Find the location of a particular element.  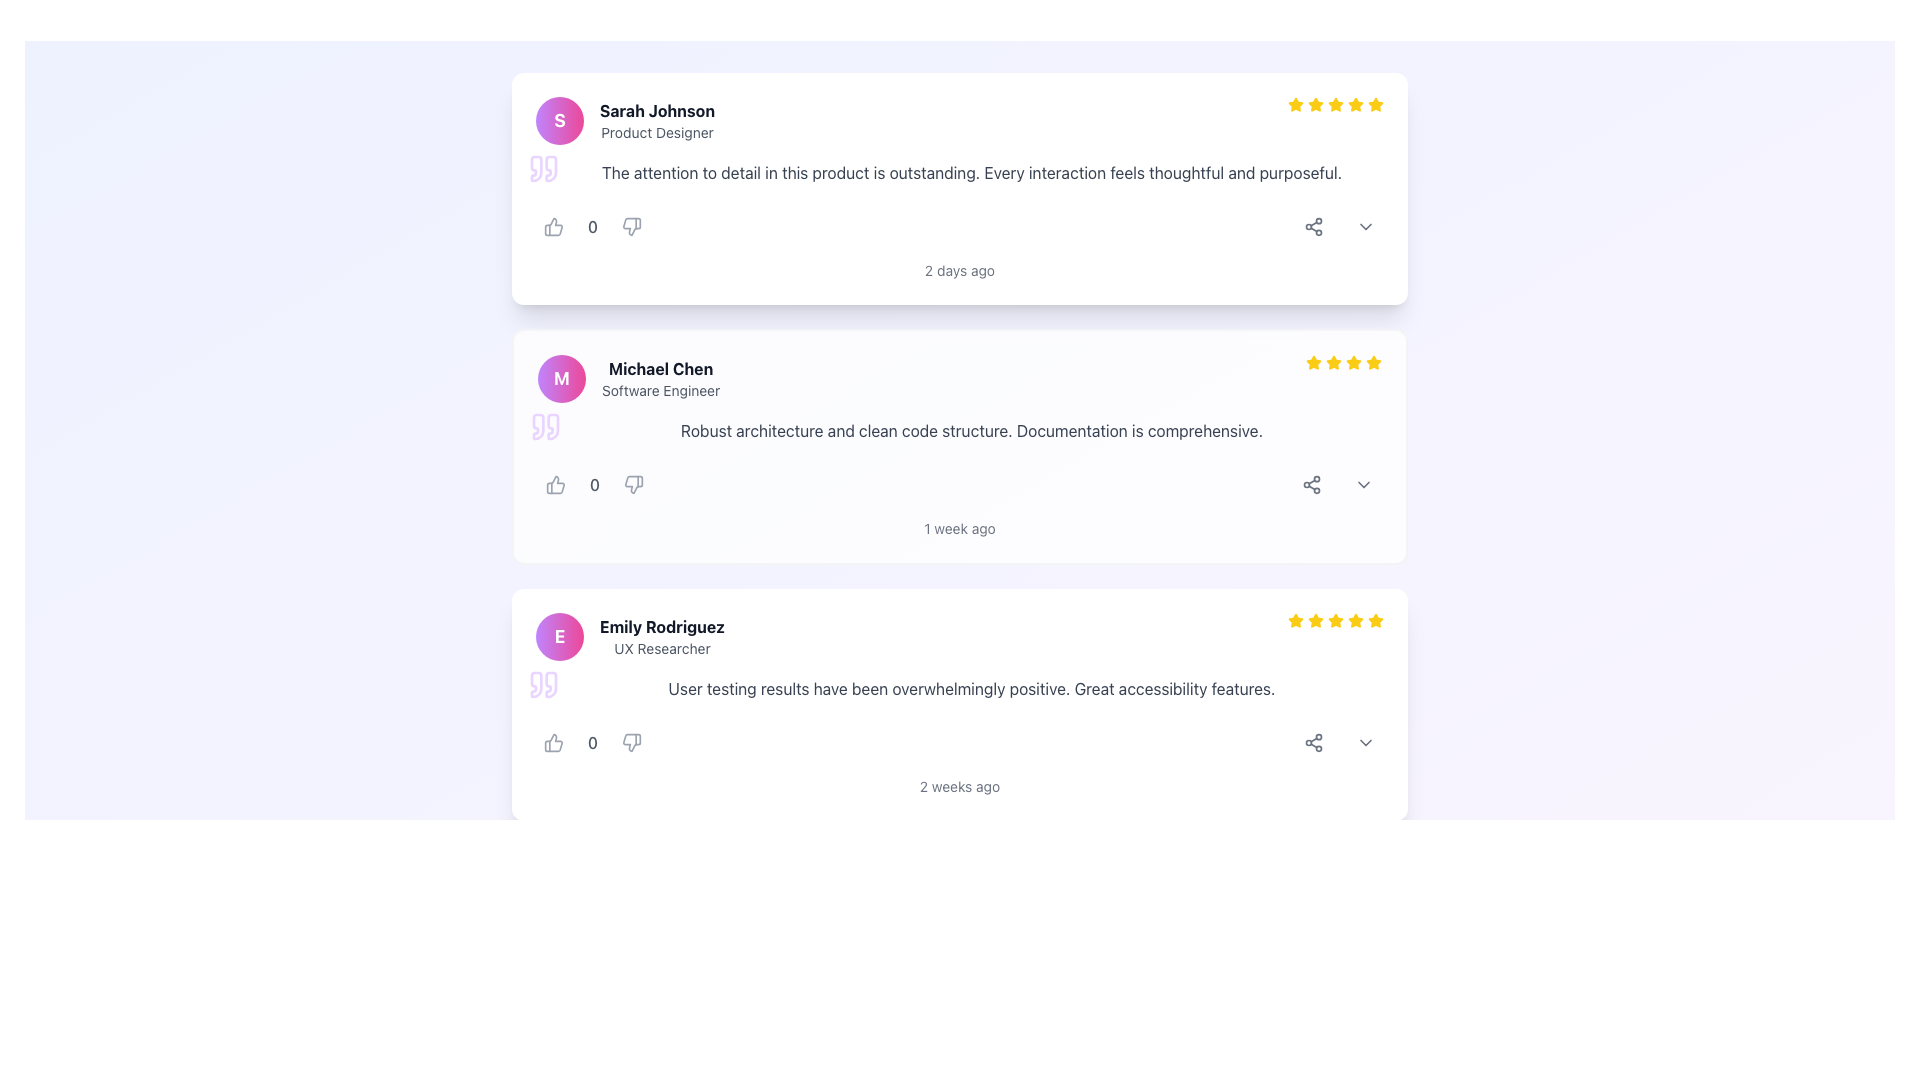

the circular button with a share icon located in the top-right corner of the review card for Sarah Johnson is located at coordinates (1314, 226).